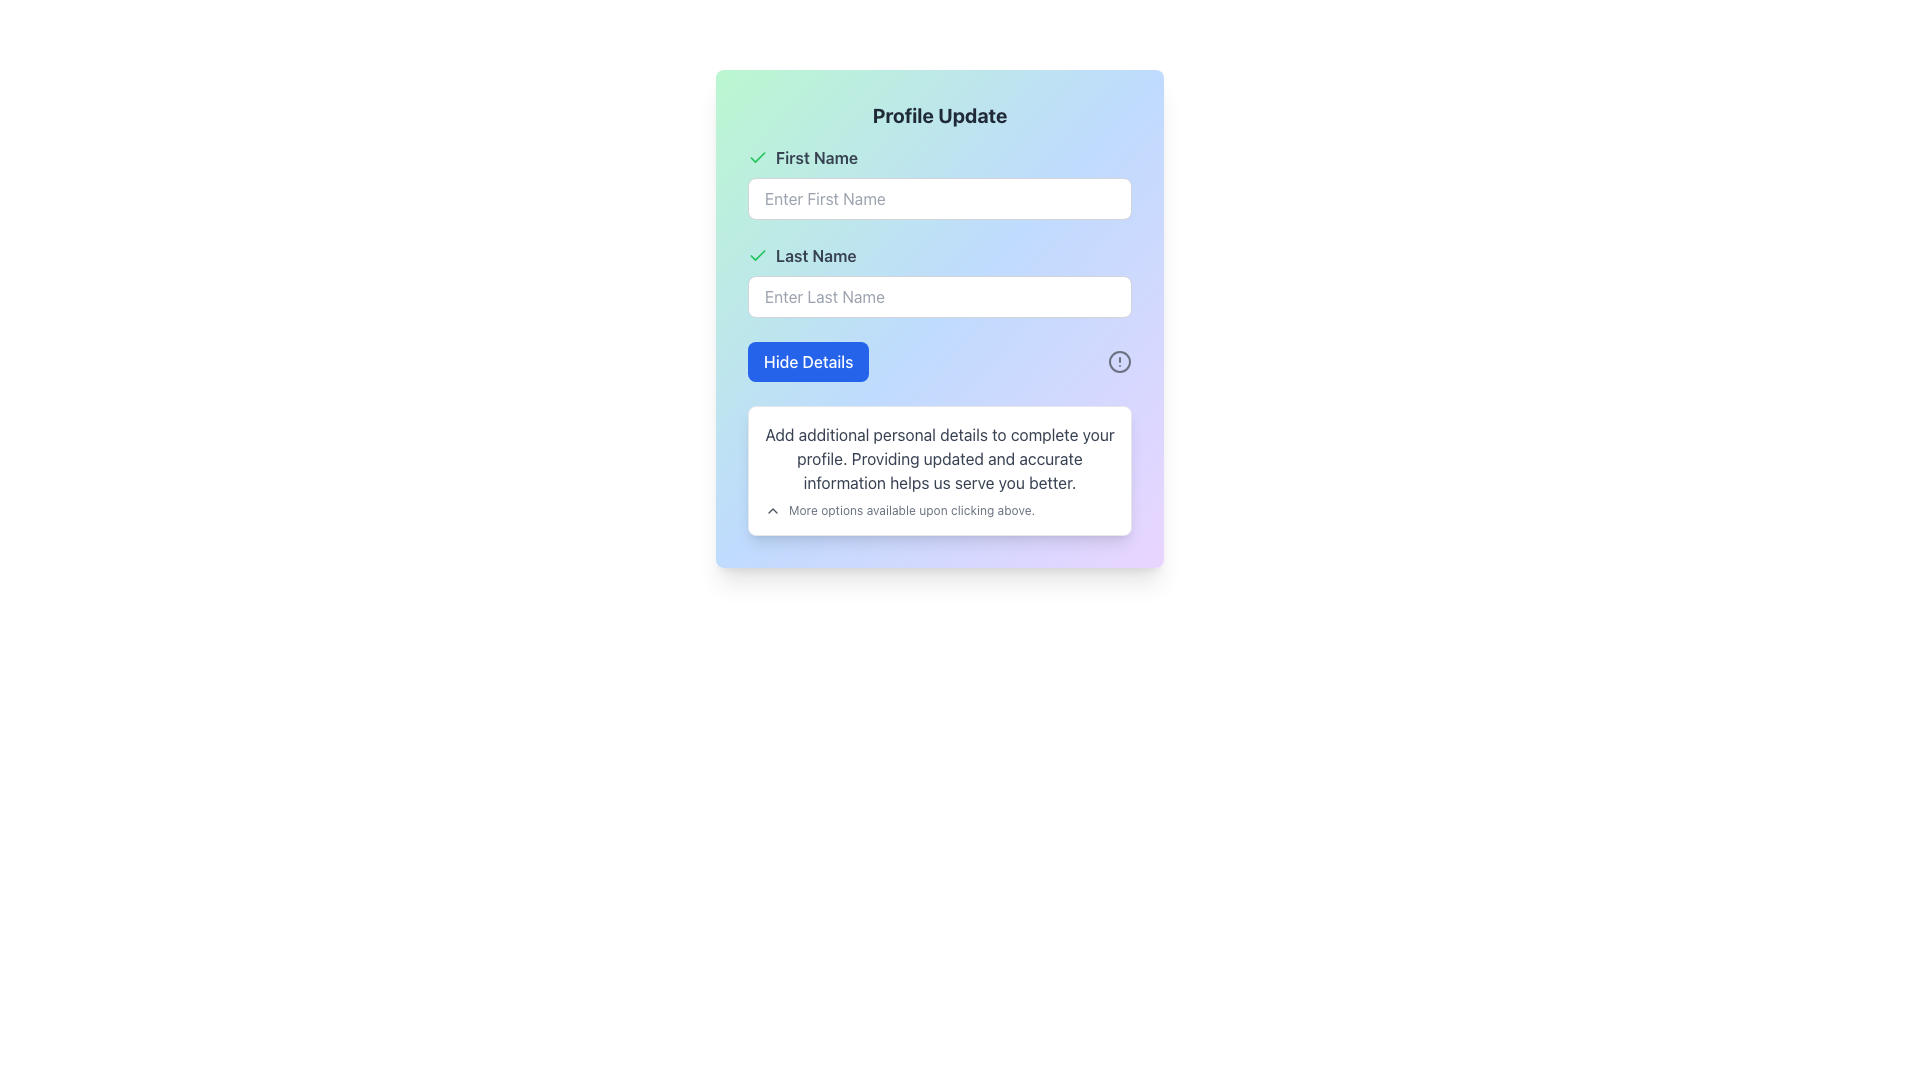 The width and height of the screenshot is (1920, 1080). I want to click on the green checkmark icon located next to the 'First Name' label in the form, so click(757, 157).